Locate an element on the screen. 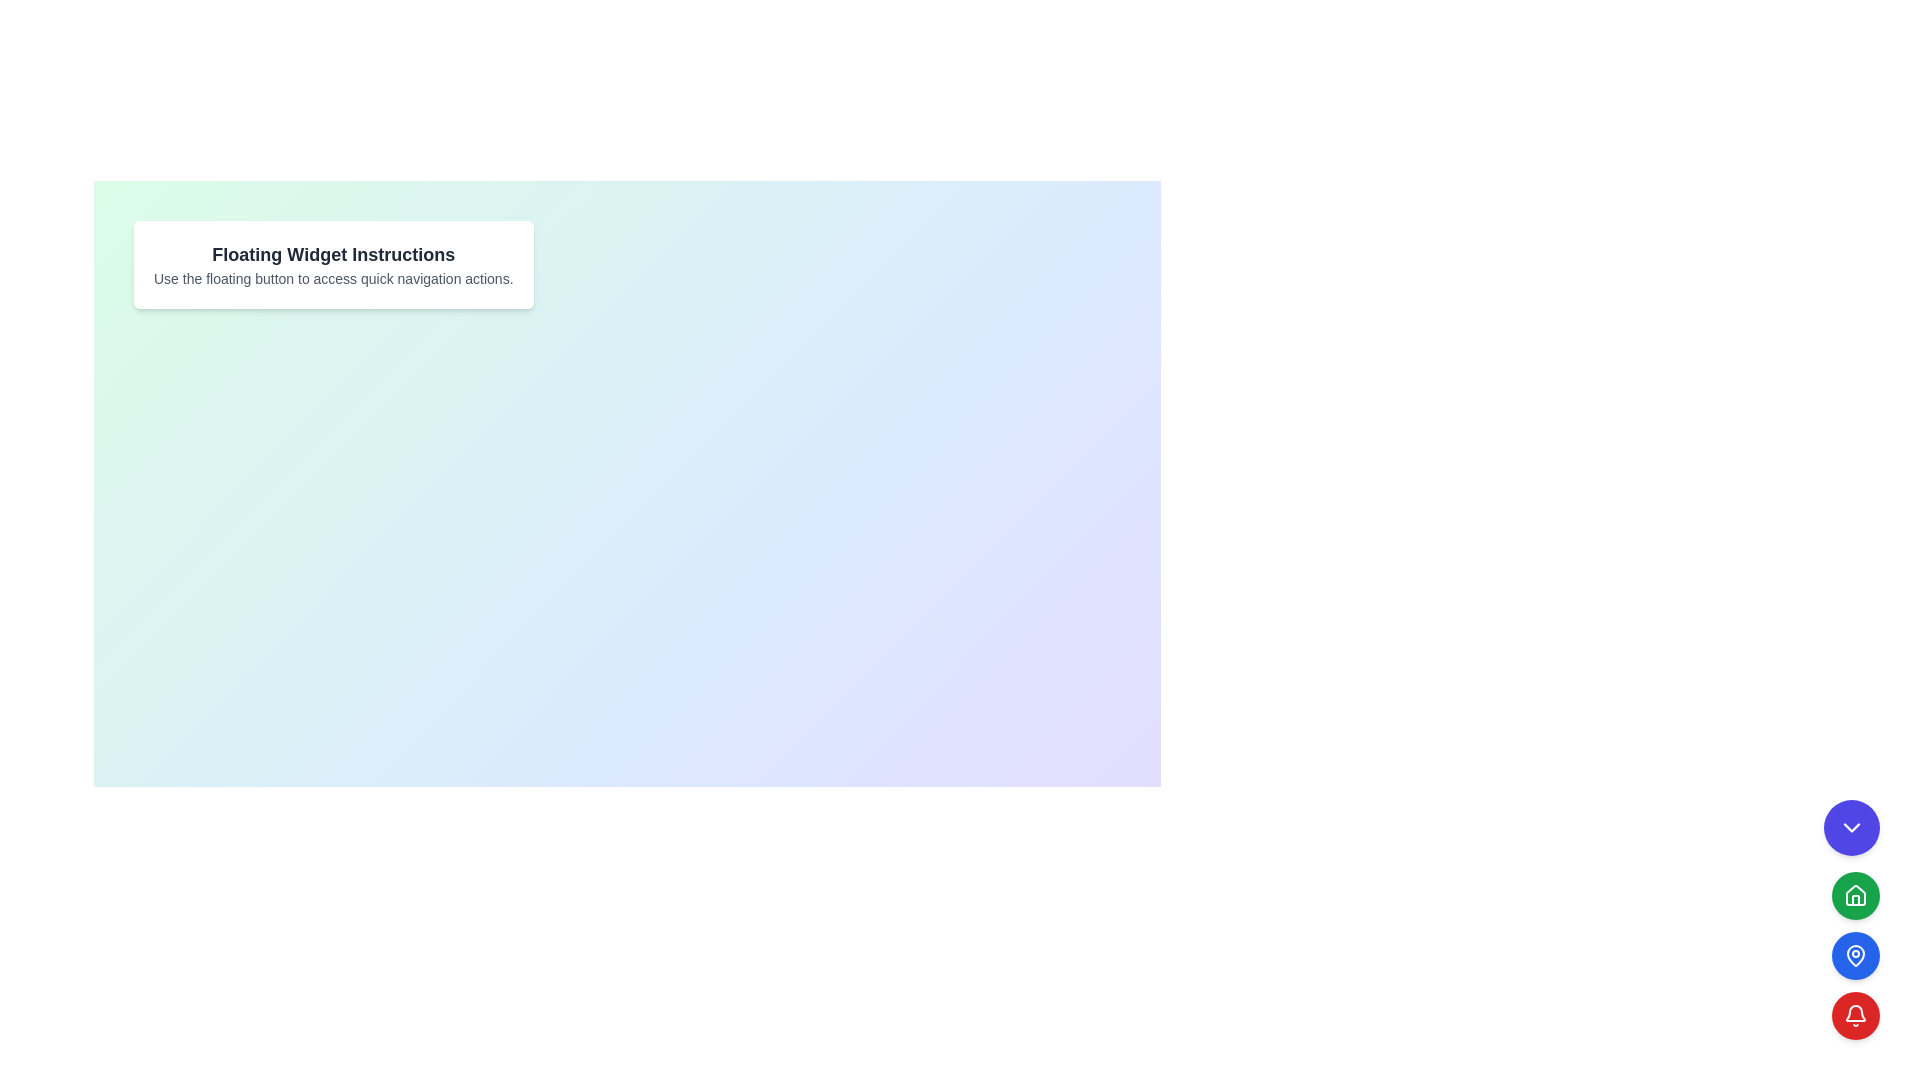 Image resolution: width=1920 pixels, height=1080 pixels. the door icon within the house-like icon, which is part of a group of icons aligned vertically on the right side of the interface inside the green circle button is located at coordinates (1855, 898).